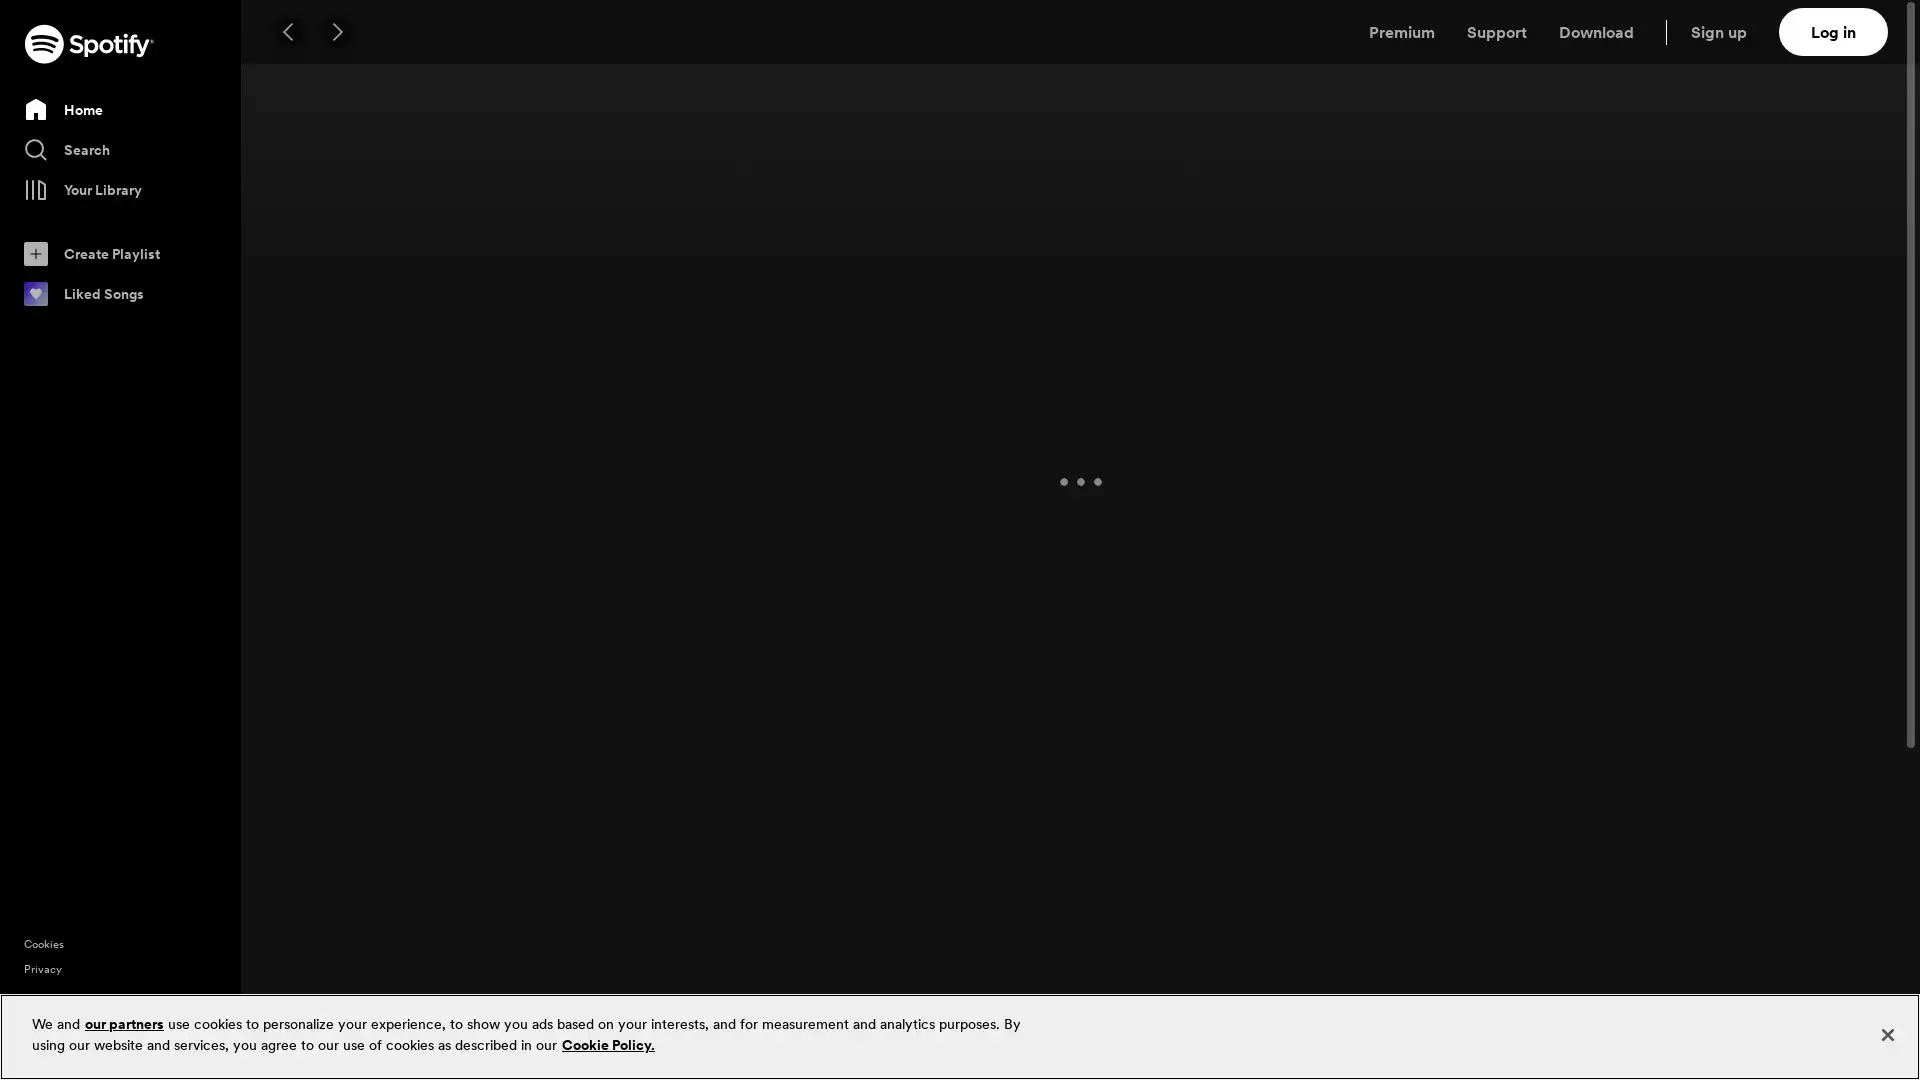 The height and width of the screenshot is (1080, 1920). What do you see at coordinates (1635, 640) in the screenshot?
I see `Play chill lofi study beats` at bounding box center [1635, 640].